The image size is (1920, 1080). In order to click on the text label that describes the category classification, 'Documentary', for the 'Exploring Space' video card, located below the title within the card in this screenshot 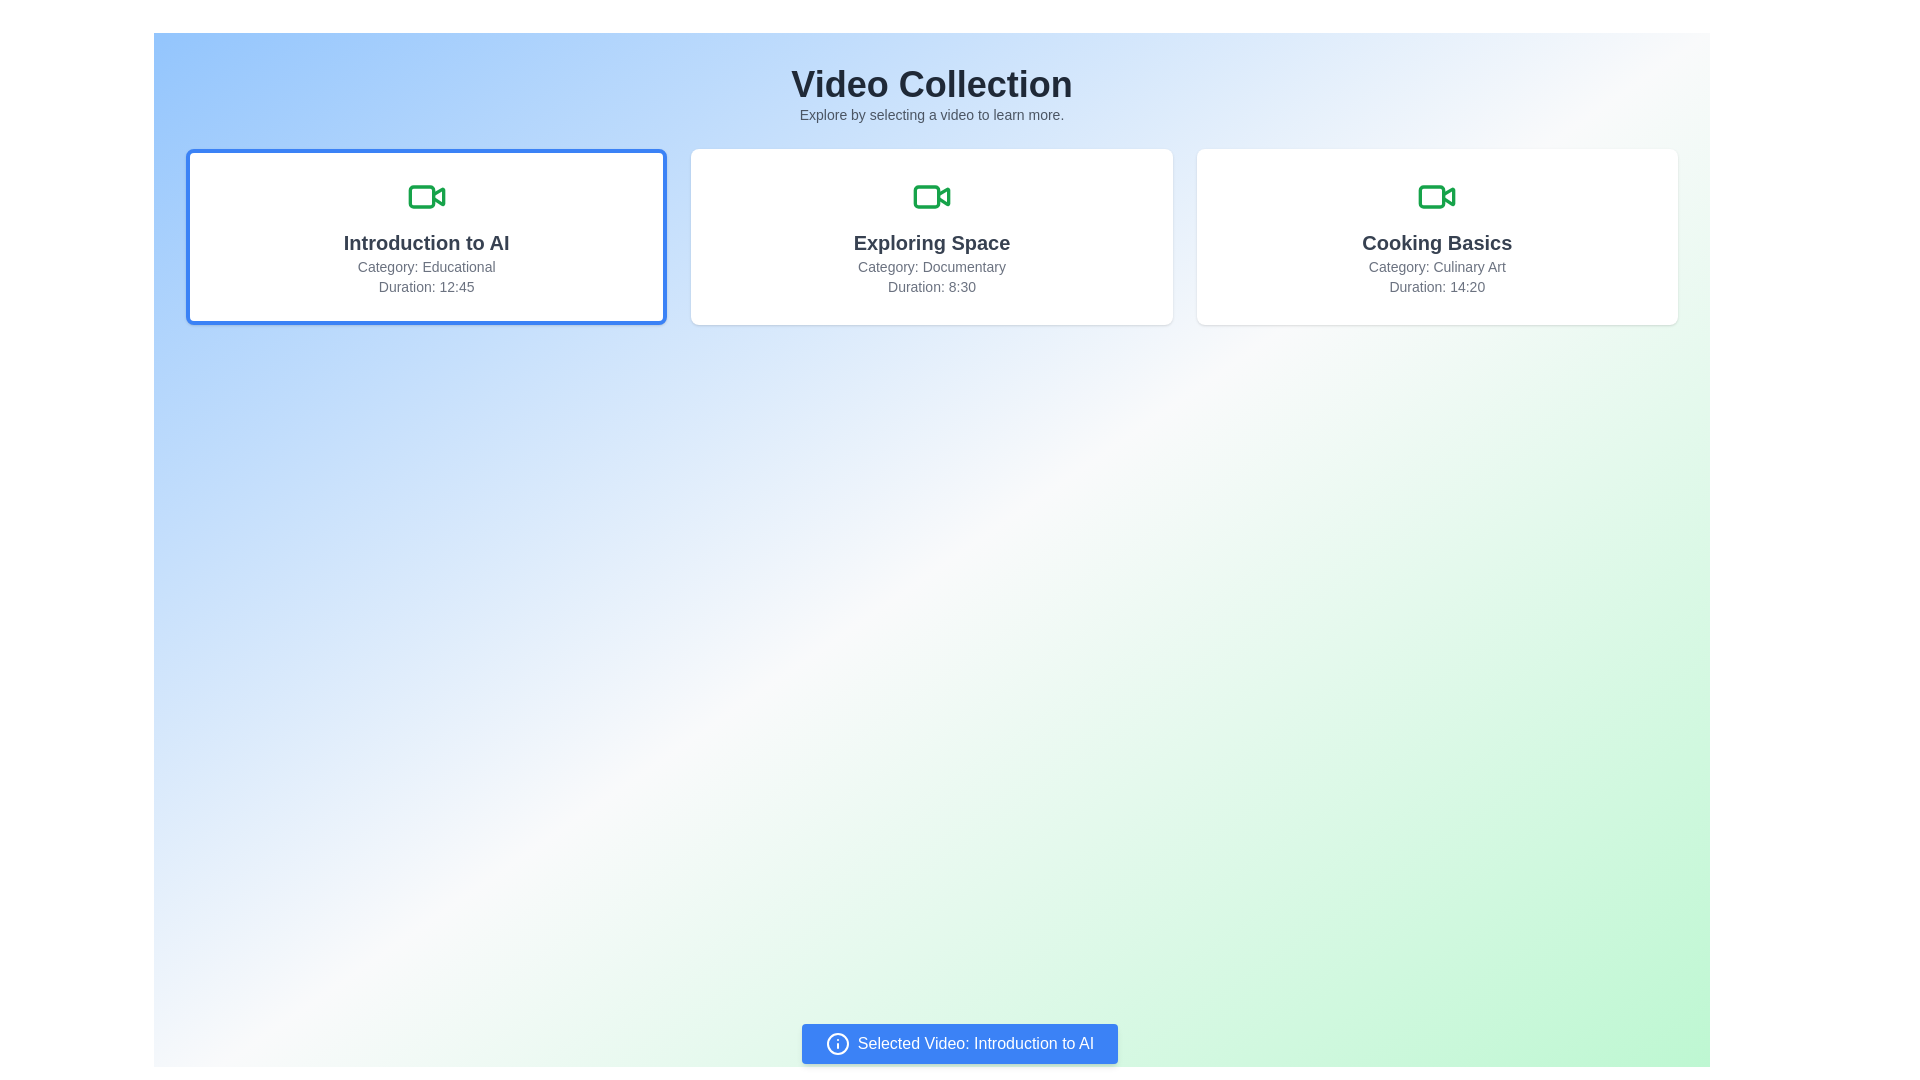, I will do `click(930, 265)`.